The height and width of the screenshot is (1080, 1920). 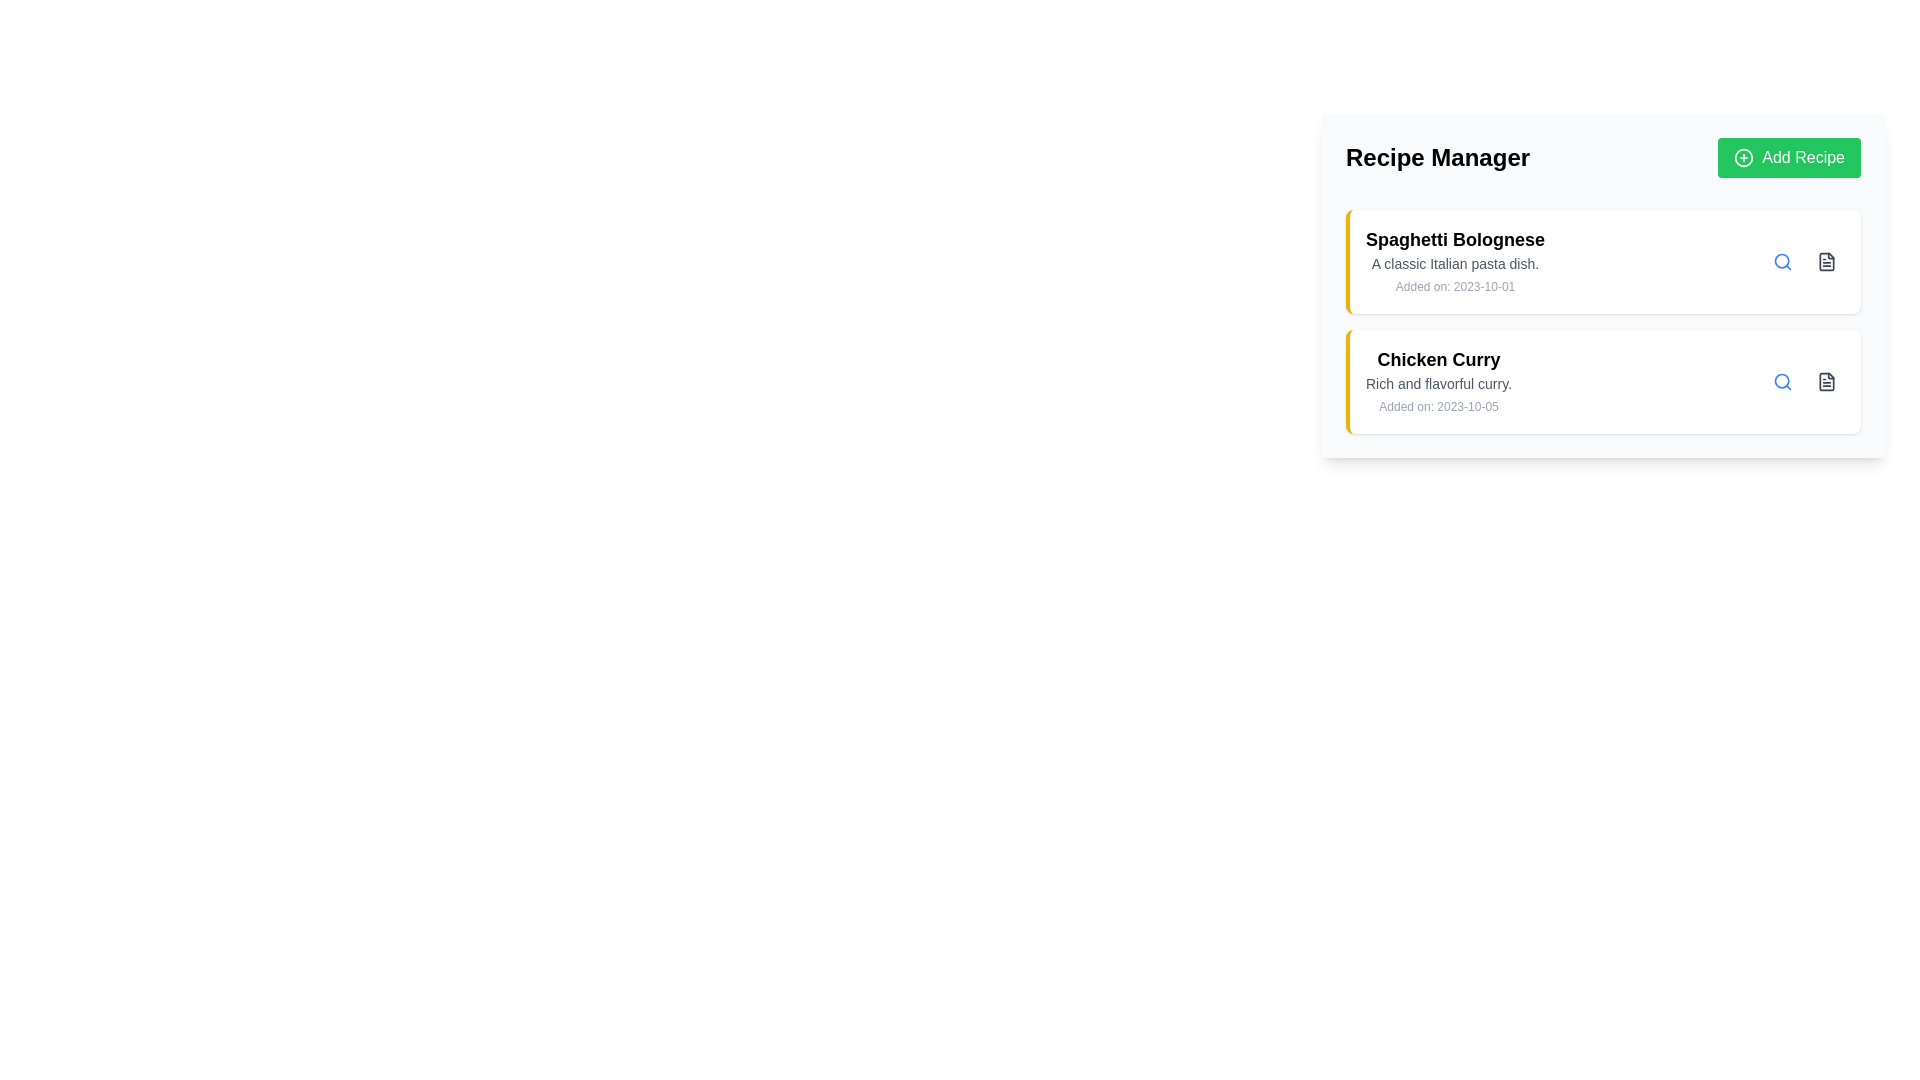 What do you see at coordinates (1455, 238) in the screenshot?
I see `the recipe title text element located in the first entry of the 'Recipe Manager' section to trigger a tooltip or highlight effect` at bounding box center [1455, 238].